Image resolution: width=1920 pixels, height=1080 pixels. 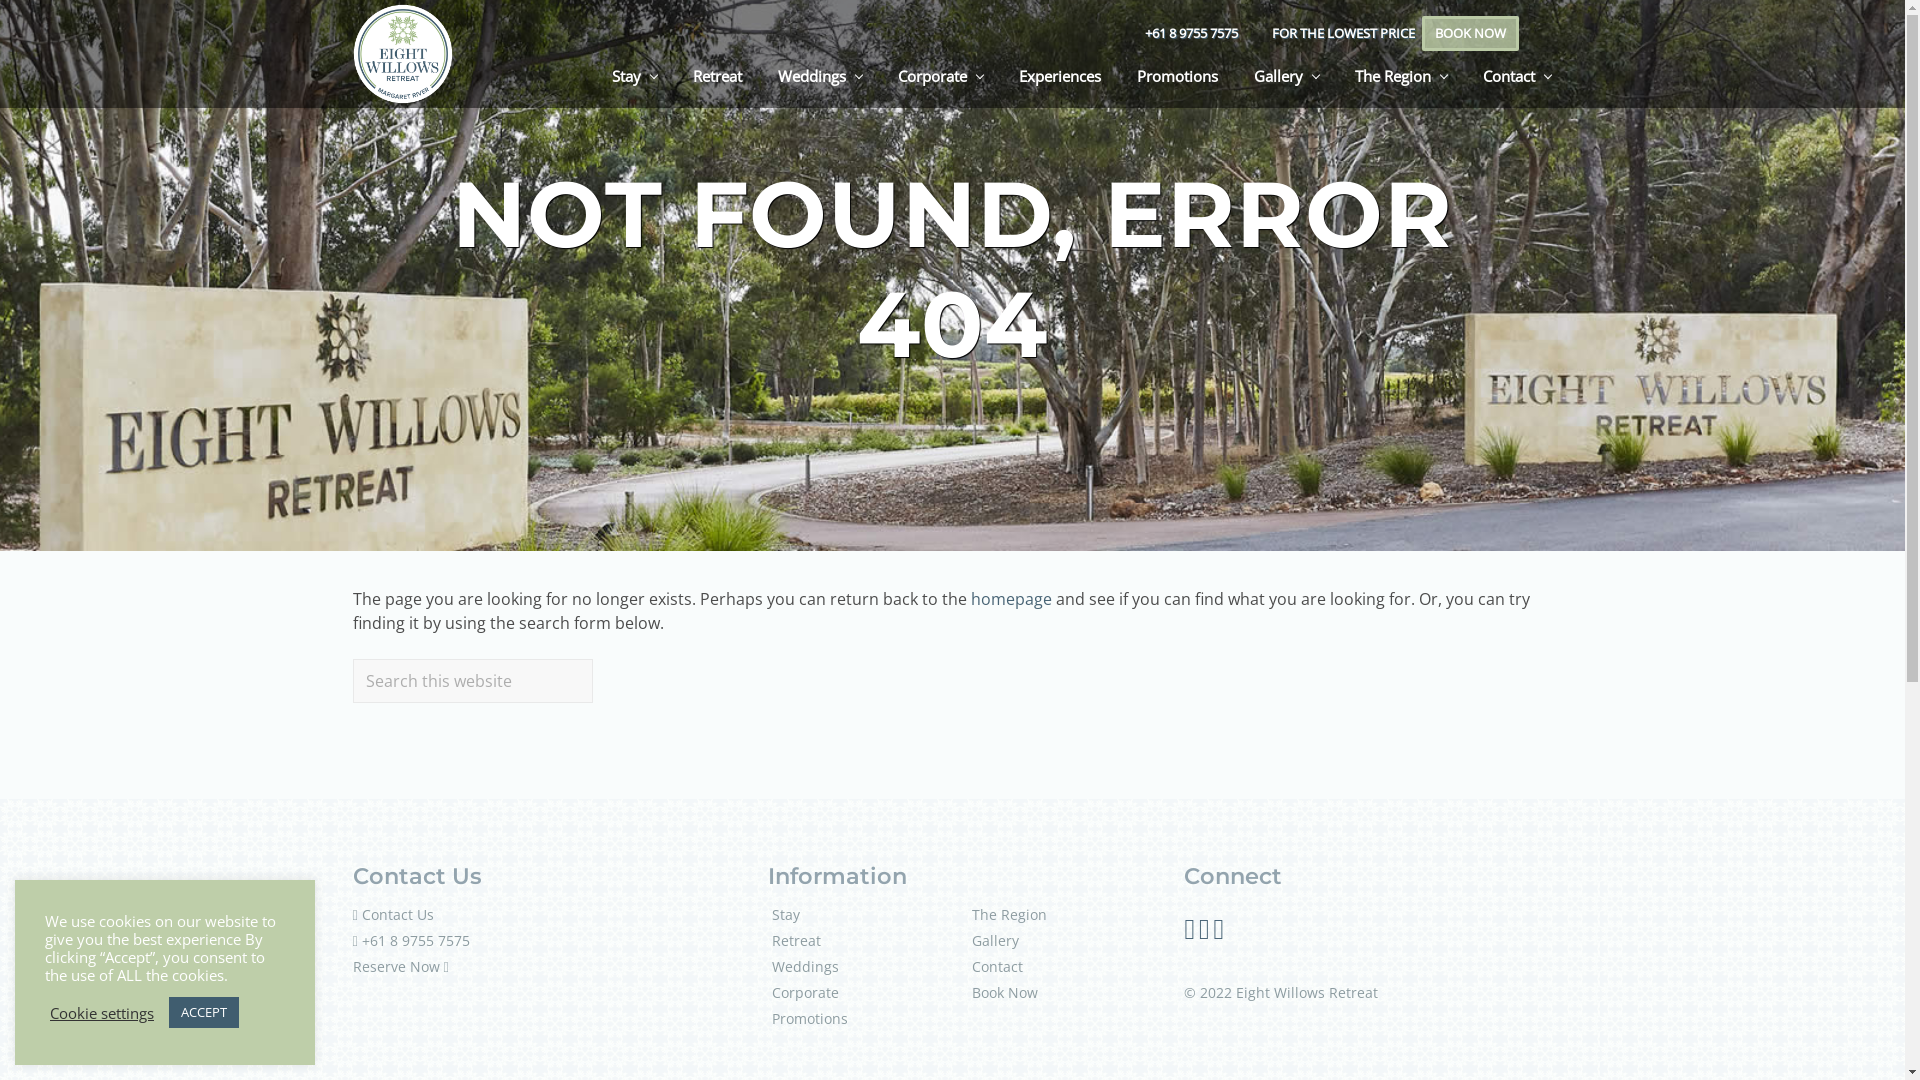 I want to click on 'Experiences', so click(x=1058, y=75).